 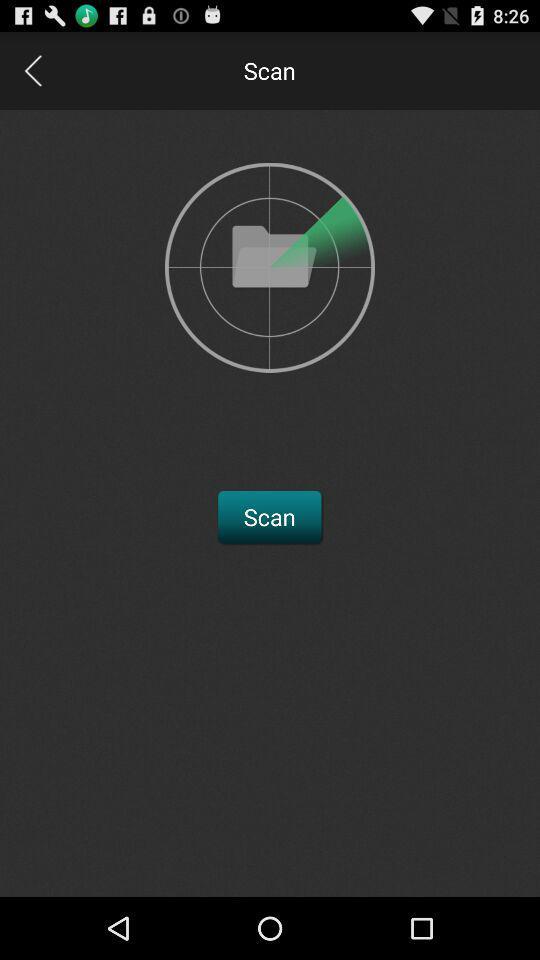 What do you see at coordinates (31, 70) in the screenshot?
I see `go back` at bounding box center [31, 70].